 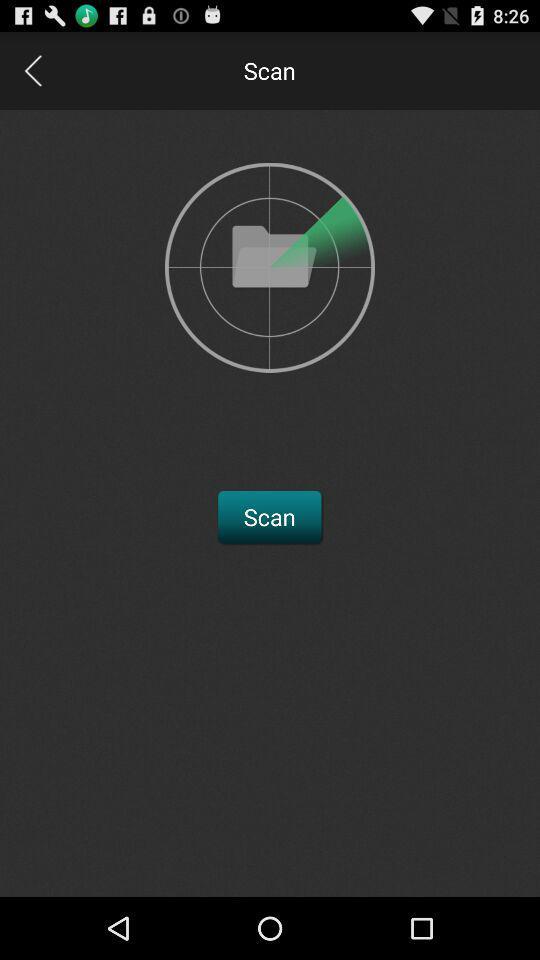 What do you see at coordinates (31, 70) in the screenshot?
I see `go back` at bounding box center [31, 70].